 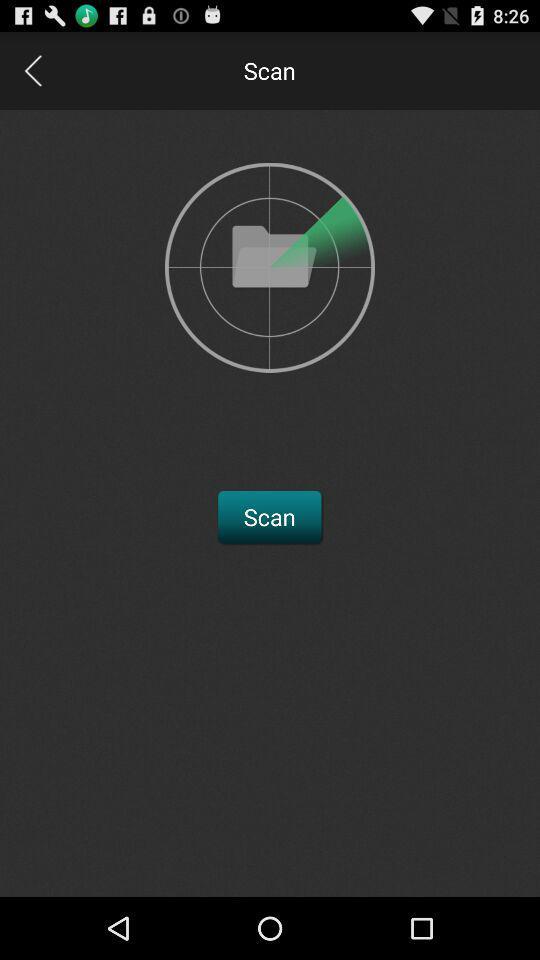 What do you see at coordinates (31, 70) in the screenshot?
I see `go back` at bounding box center [31, 70].